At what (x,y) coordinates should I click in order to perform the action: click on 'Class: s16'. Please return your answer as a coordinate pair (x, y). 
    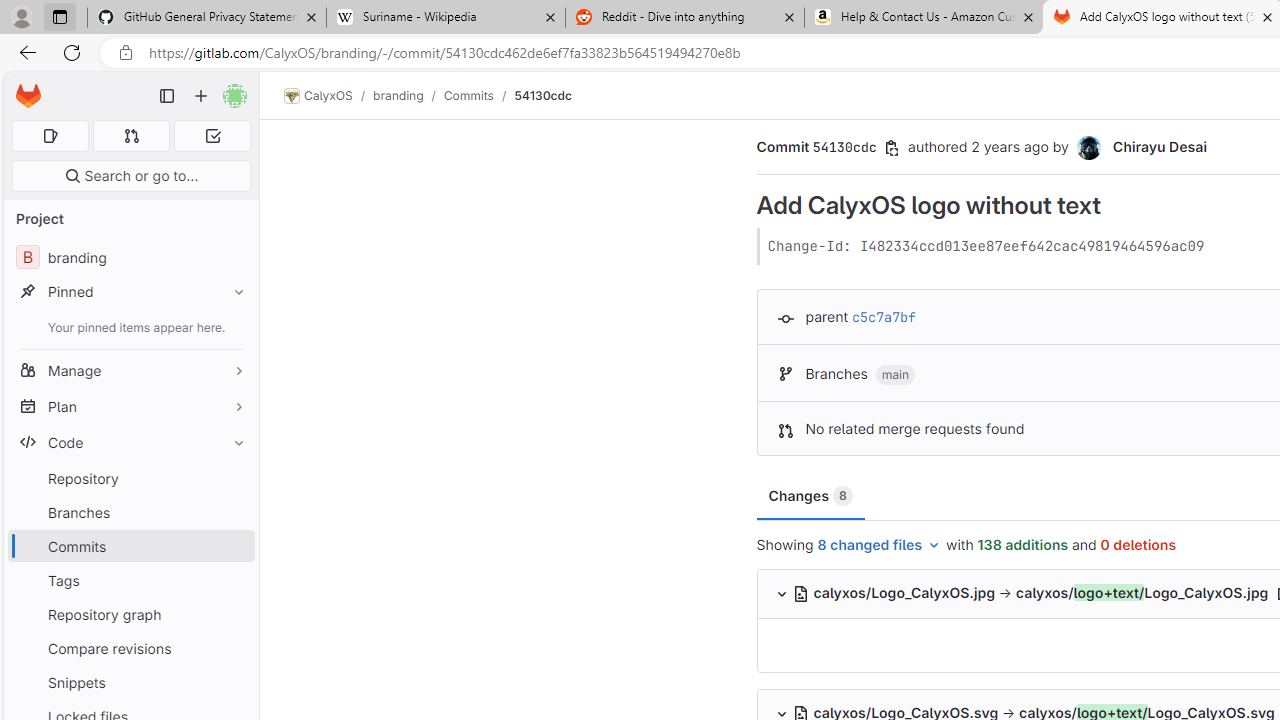
    Looking at the image, I should click on (801, 593).